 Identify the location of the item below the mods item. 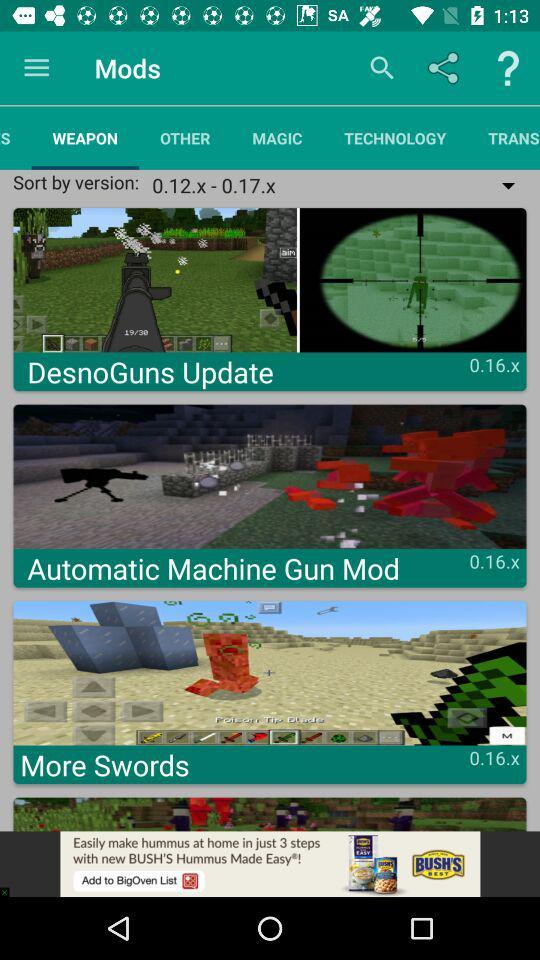
(185, 137).